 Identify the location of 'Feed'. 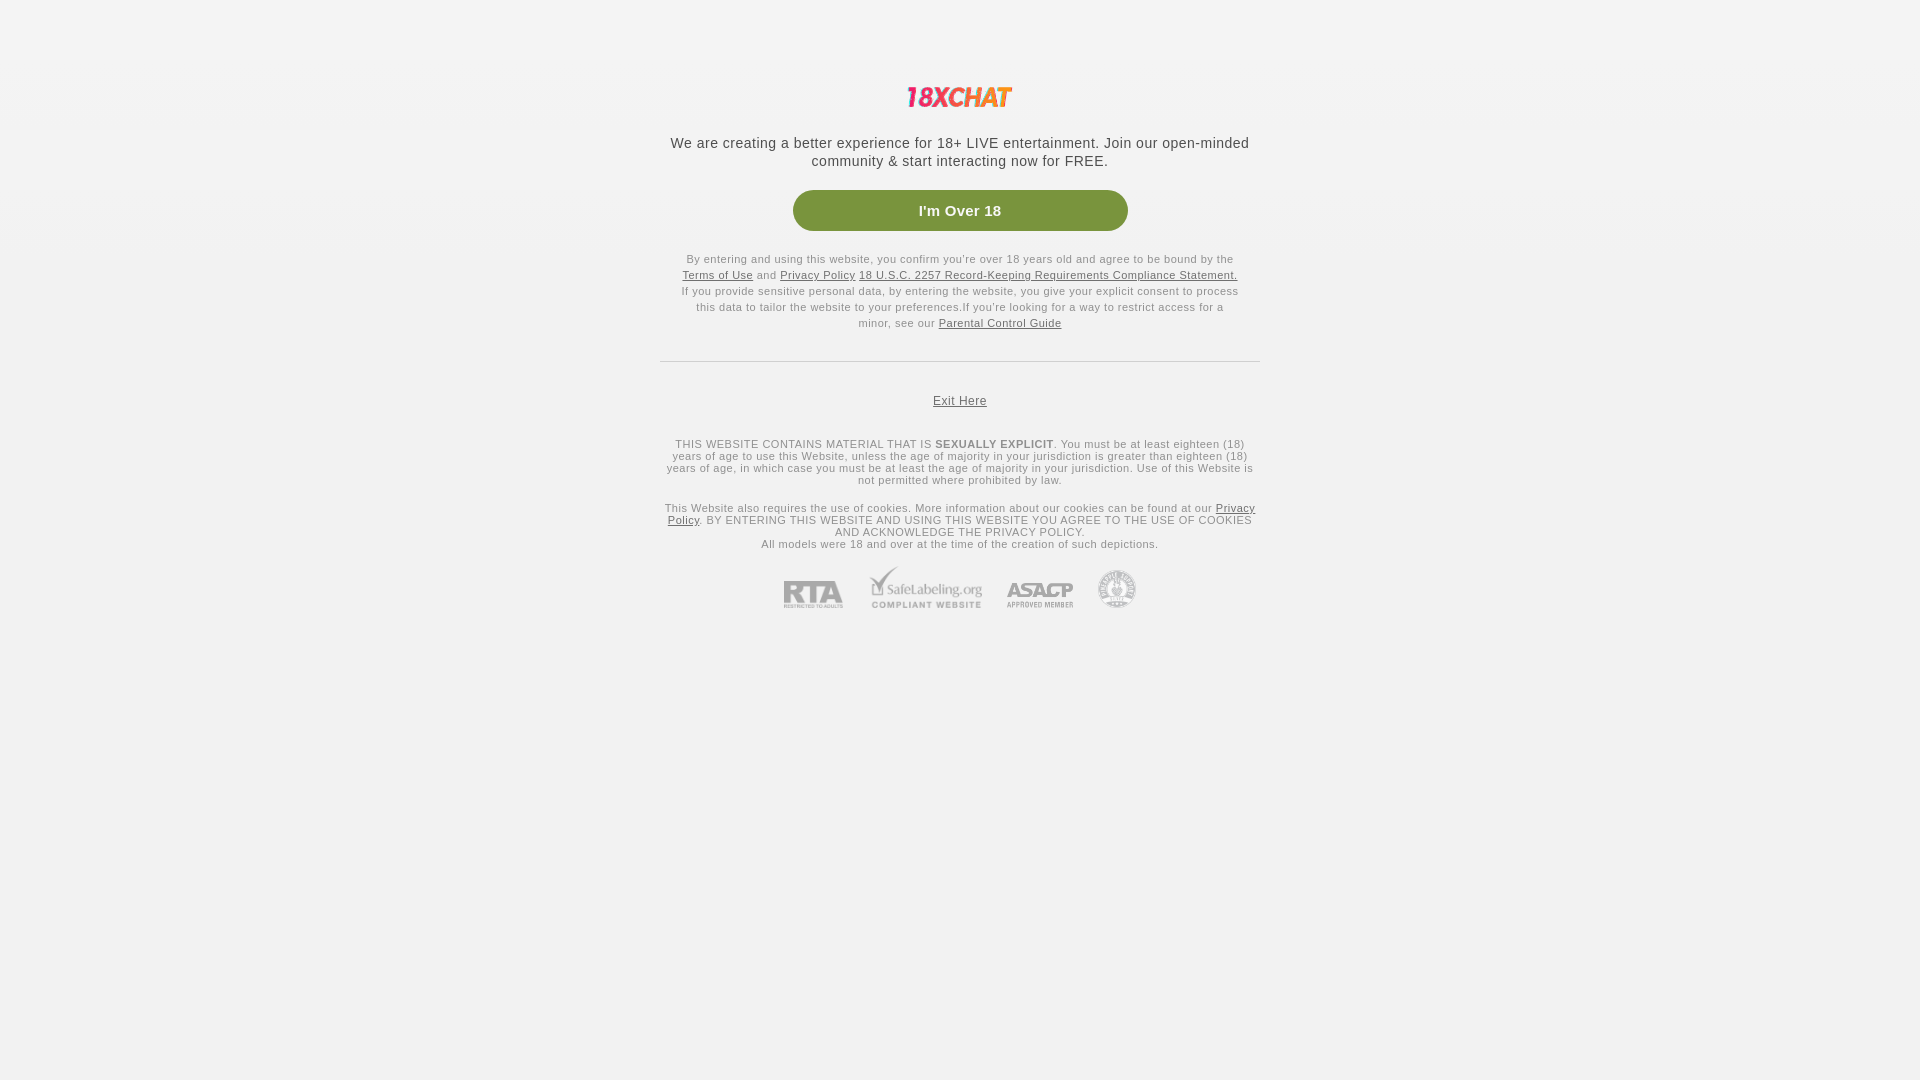
(104, 161).